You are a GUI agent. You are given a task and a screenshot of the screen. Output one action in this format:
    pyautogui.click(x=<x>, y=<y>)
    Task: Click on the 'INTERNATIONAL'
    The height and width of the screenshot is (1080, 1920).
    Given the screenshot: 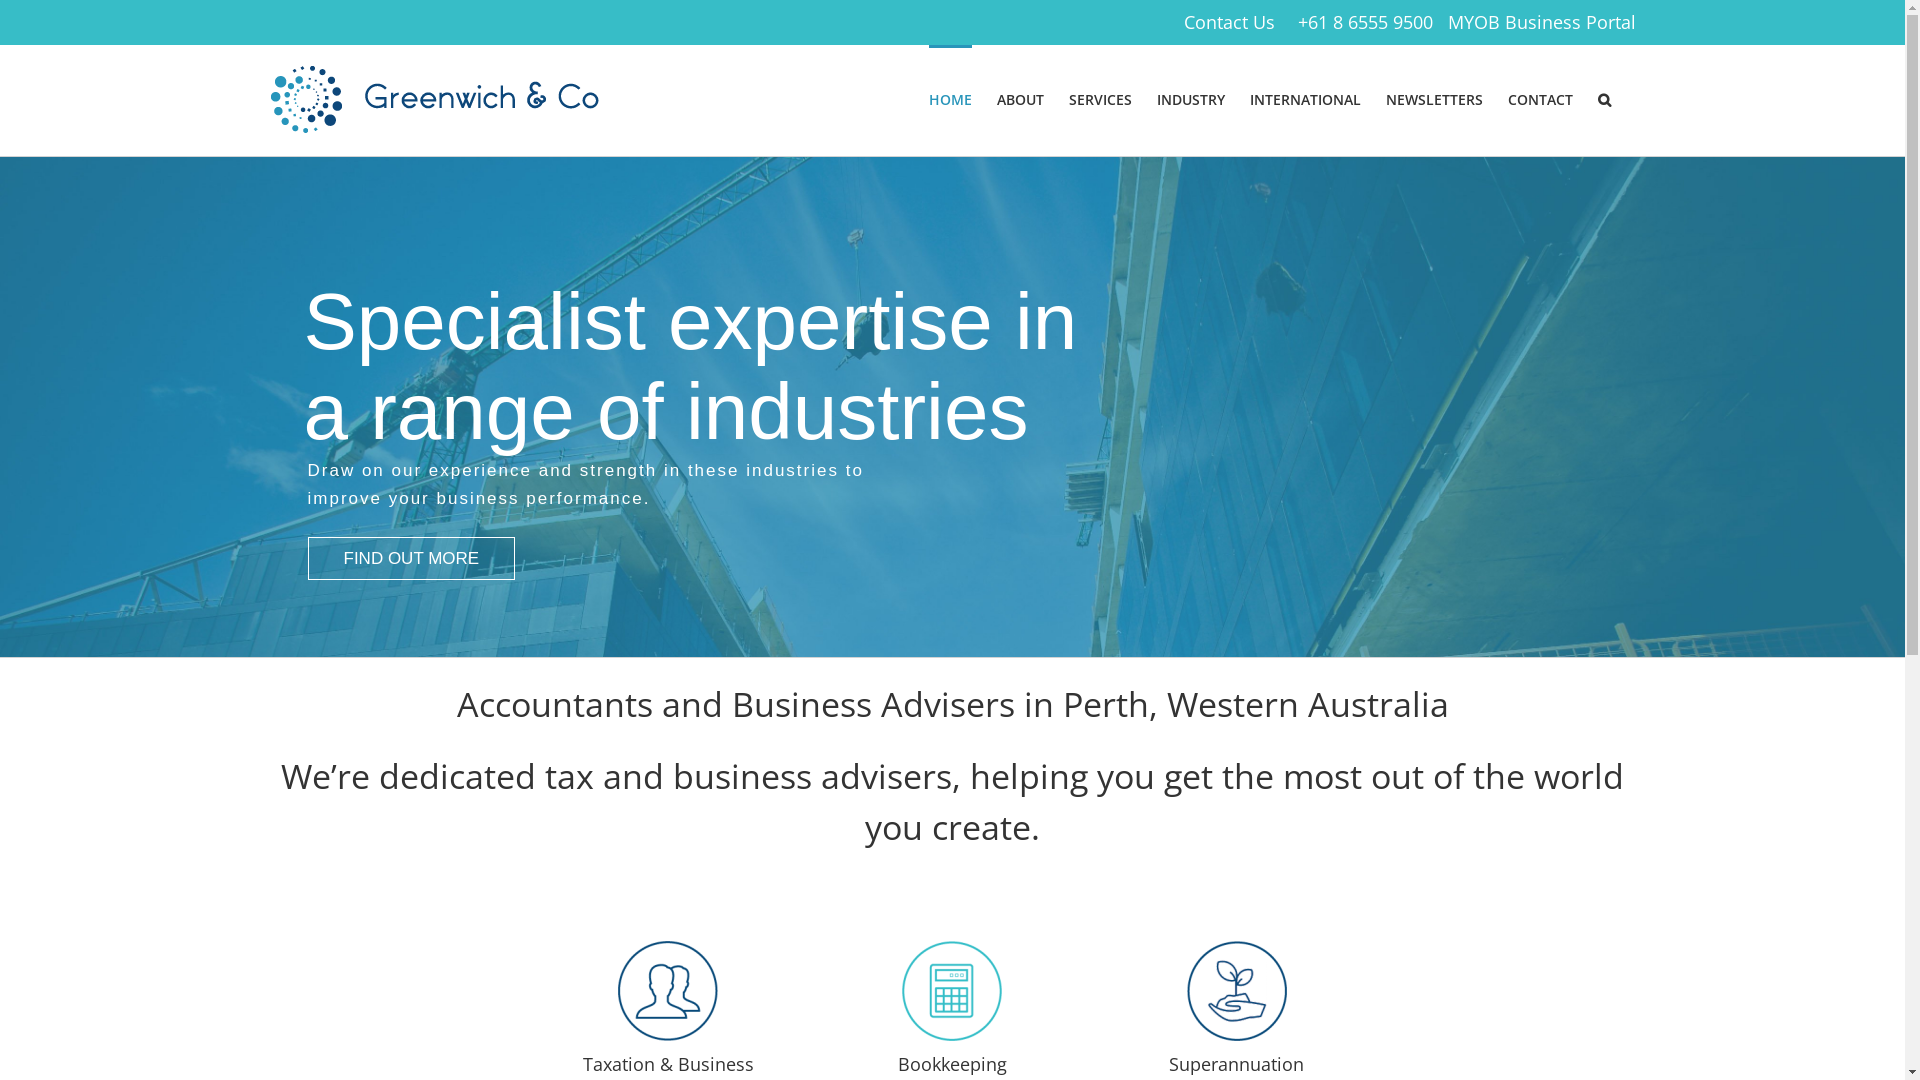 What is the action you would take?
    pyautogui.click(x=1305, y=98)
    